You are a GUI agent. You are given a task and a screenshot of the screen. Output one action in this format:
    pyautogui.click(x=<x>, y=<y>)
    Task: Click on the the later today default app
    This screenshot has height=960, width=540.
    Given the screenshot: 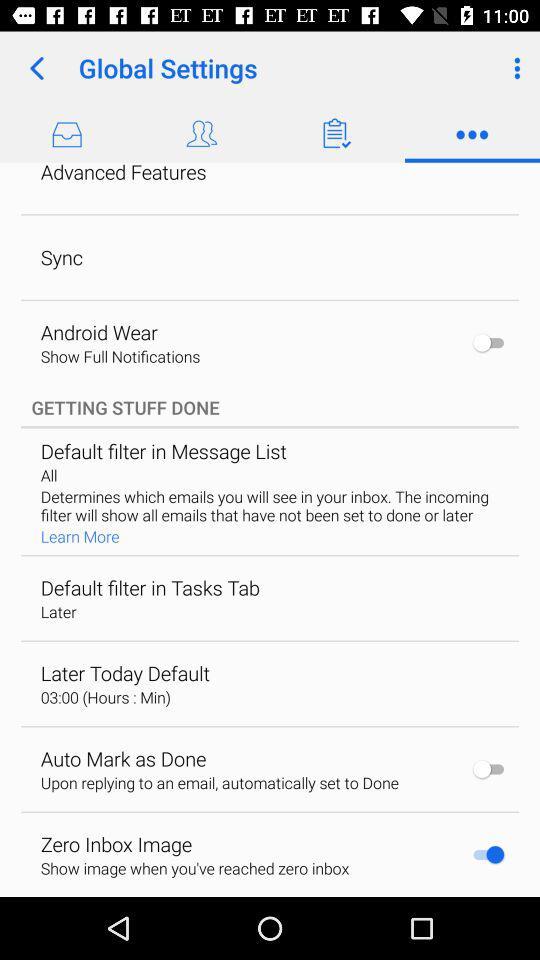 What is the action you would take?
    pyautogui.click(x=125, y=673)
    